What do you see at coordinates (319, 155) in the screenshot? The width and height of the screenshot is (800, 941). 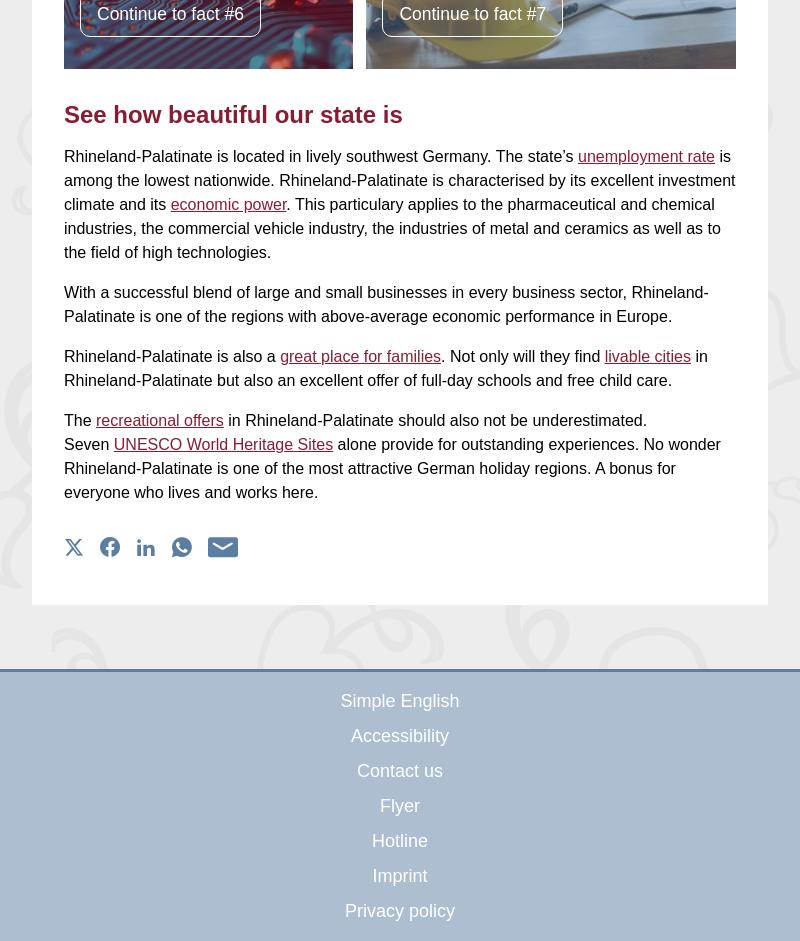 I see `'Rhineland-Palatinate is located in lively southwest Germany. The state’s'` at bounding box center [319, 155].